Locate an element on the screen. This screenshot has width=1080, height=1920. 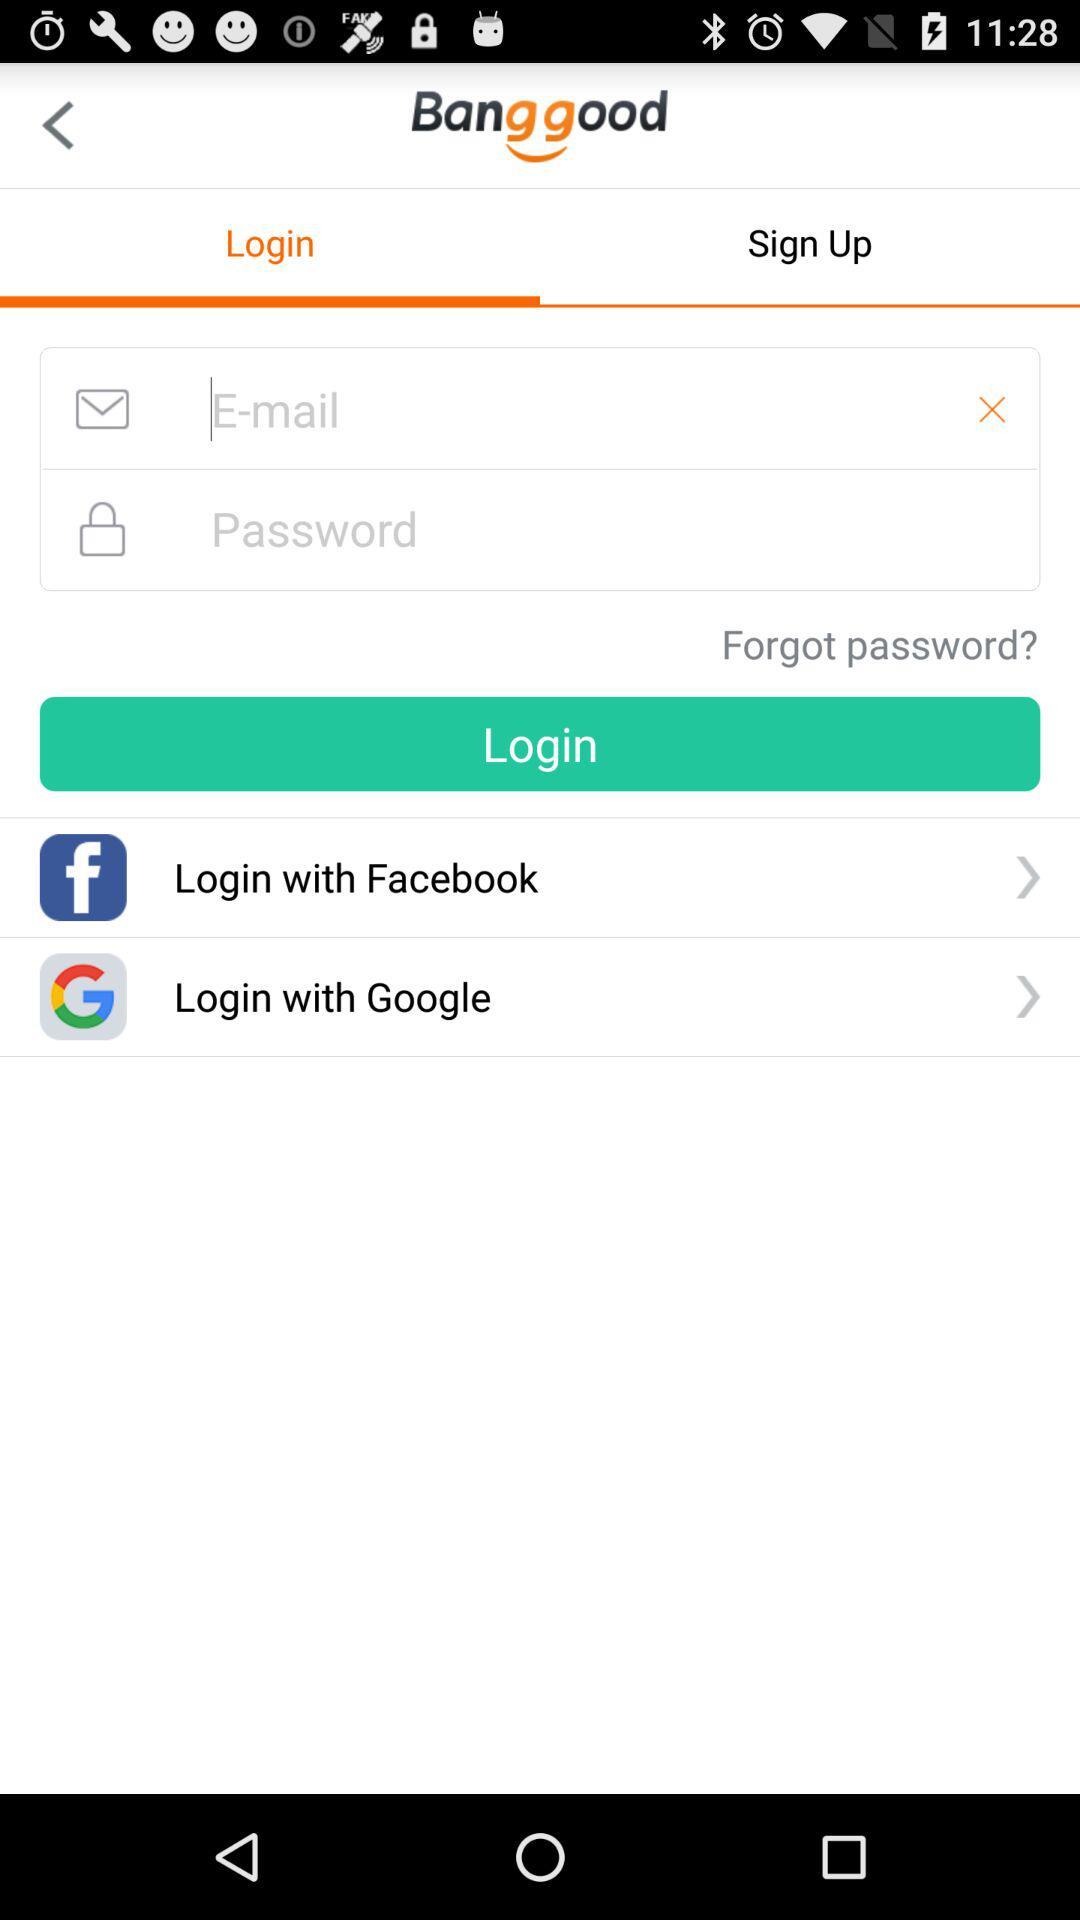
password is located at coordinates (540, 528).